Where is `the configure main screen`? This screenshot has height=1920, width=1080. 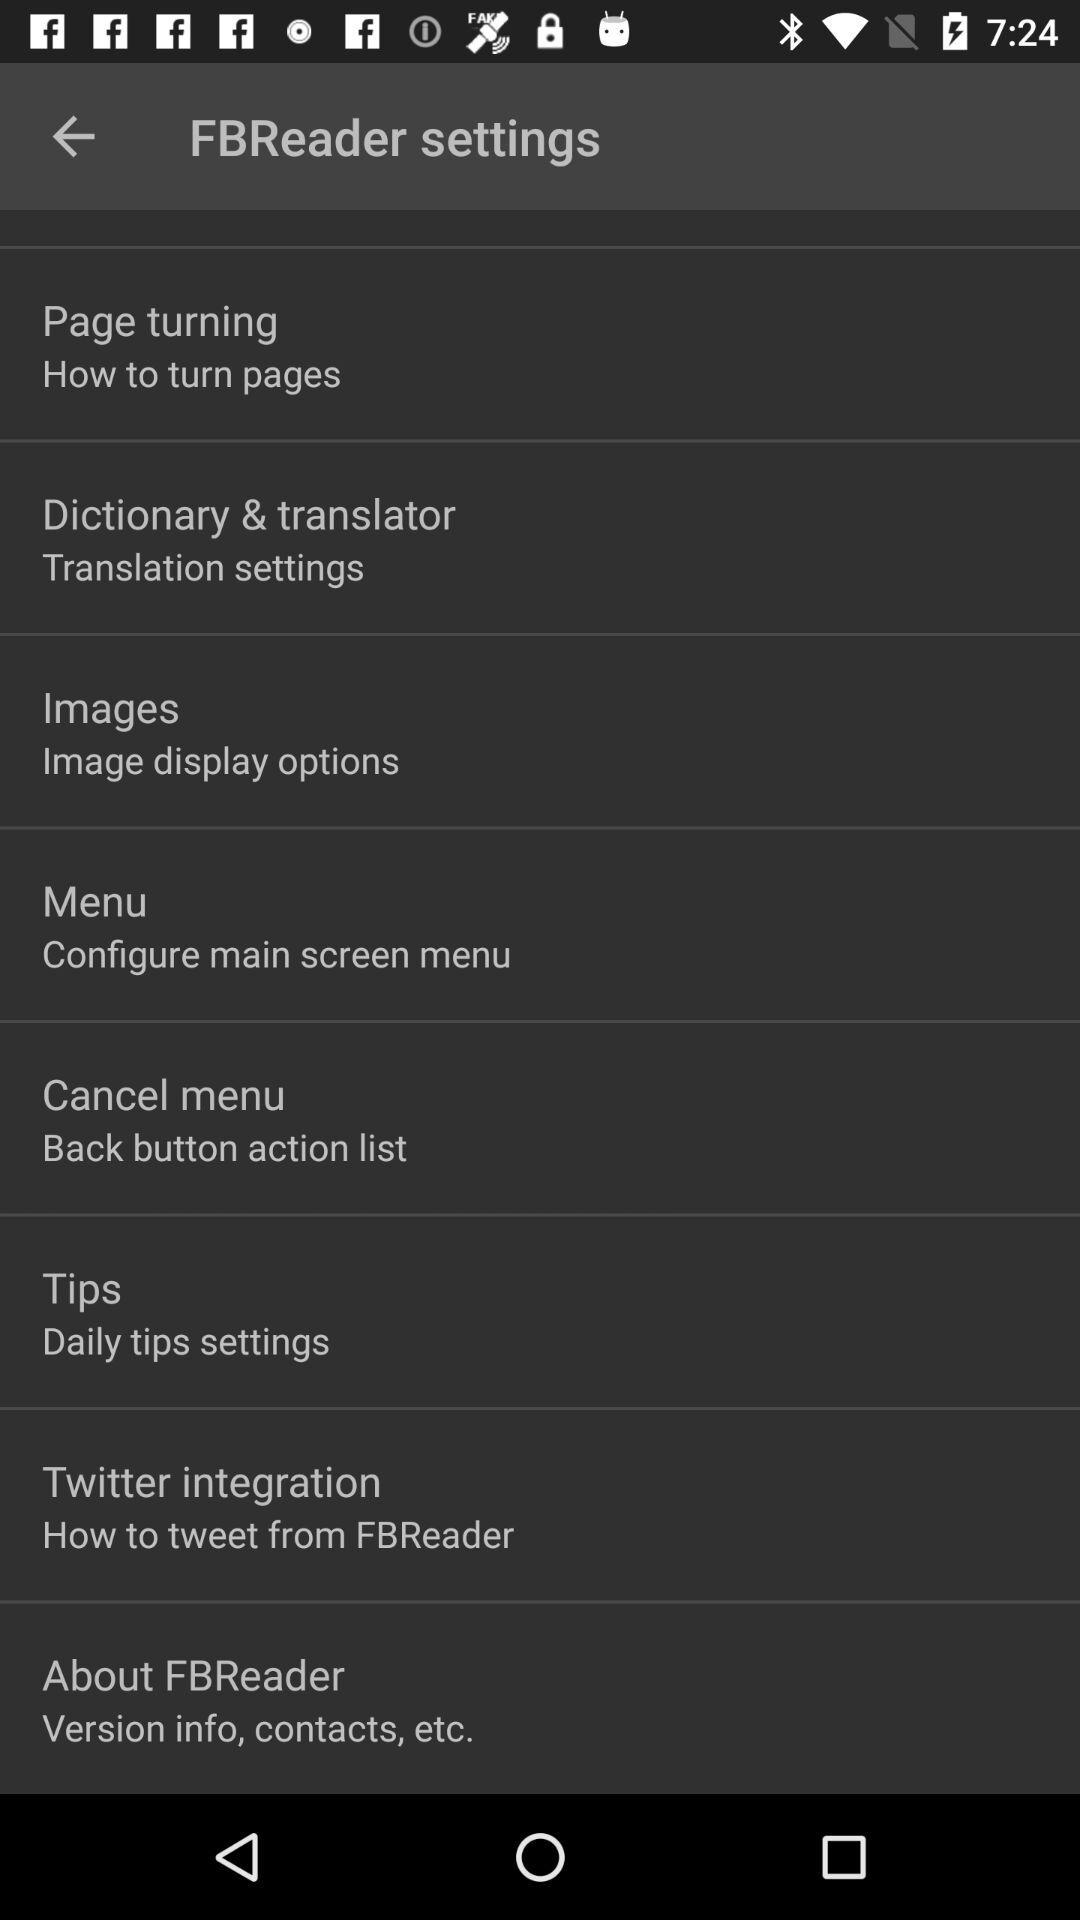 the configure main screen is located at coordinates (276, 952).